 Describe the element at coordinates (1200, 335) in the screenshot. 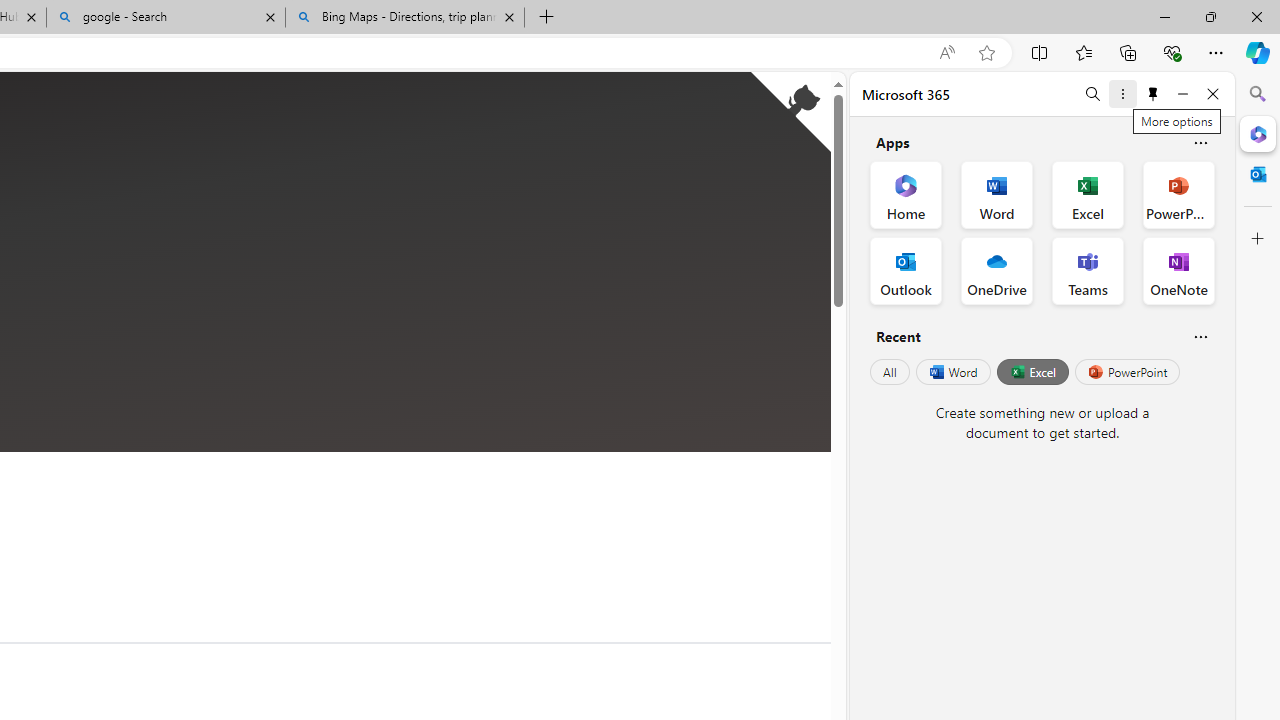

I see `'Is this helpful?'` at that location.